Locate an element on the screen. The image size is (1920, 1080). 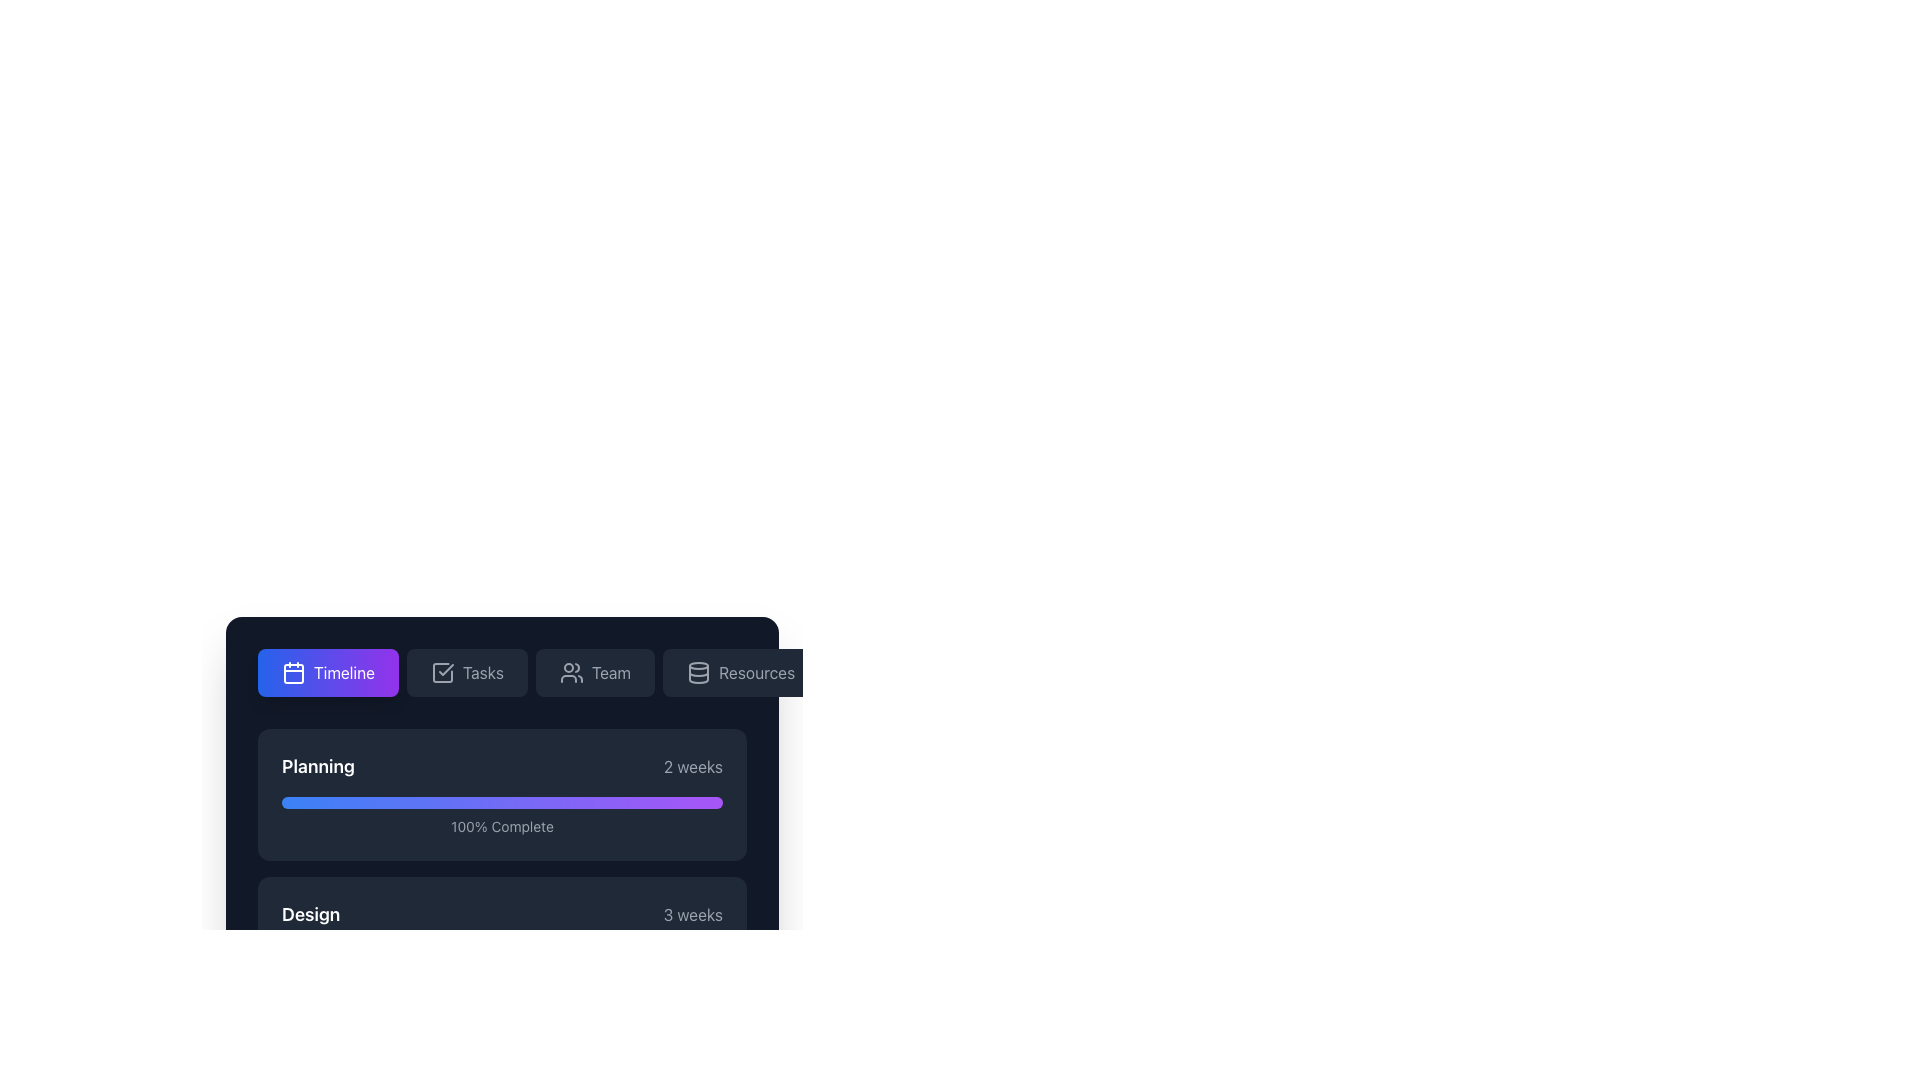
the 'Resources' button in the navigation bar, which is the fourth item and displays a database icon with the text to its right is located at coordinates (740, 672).